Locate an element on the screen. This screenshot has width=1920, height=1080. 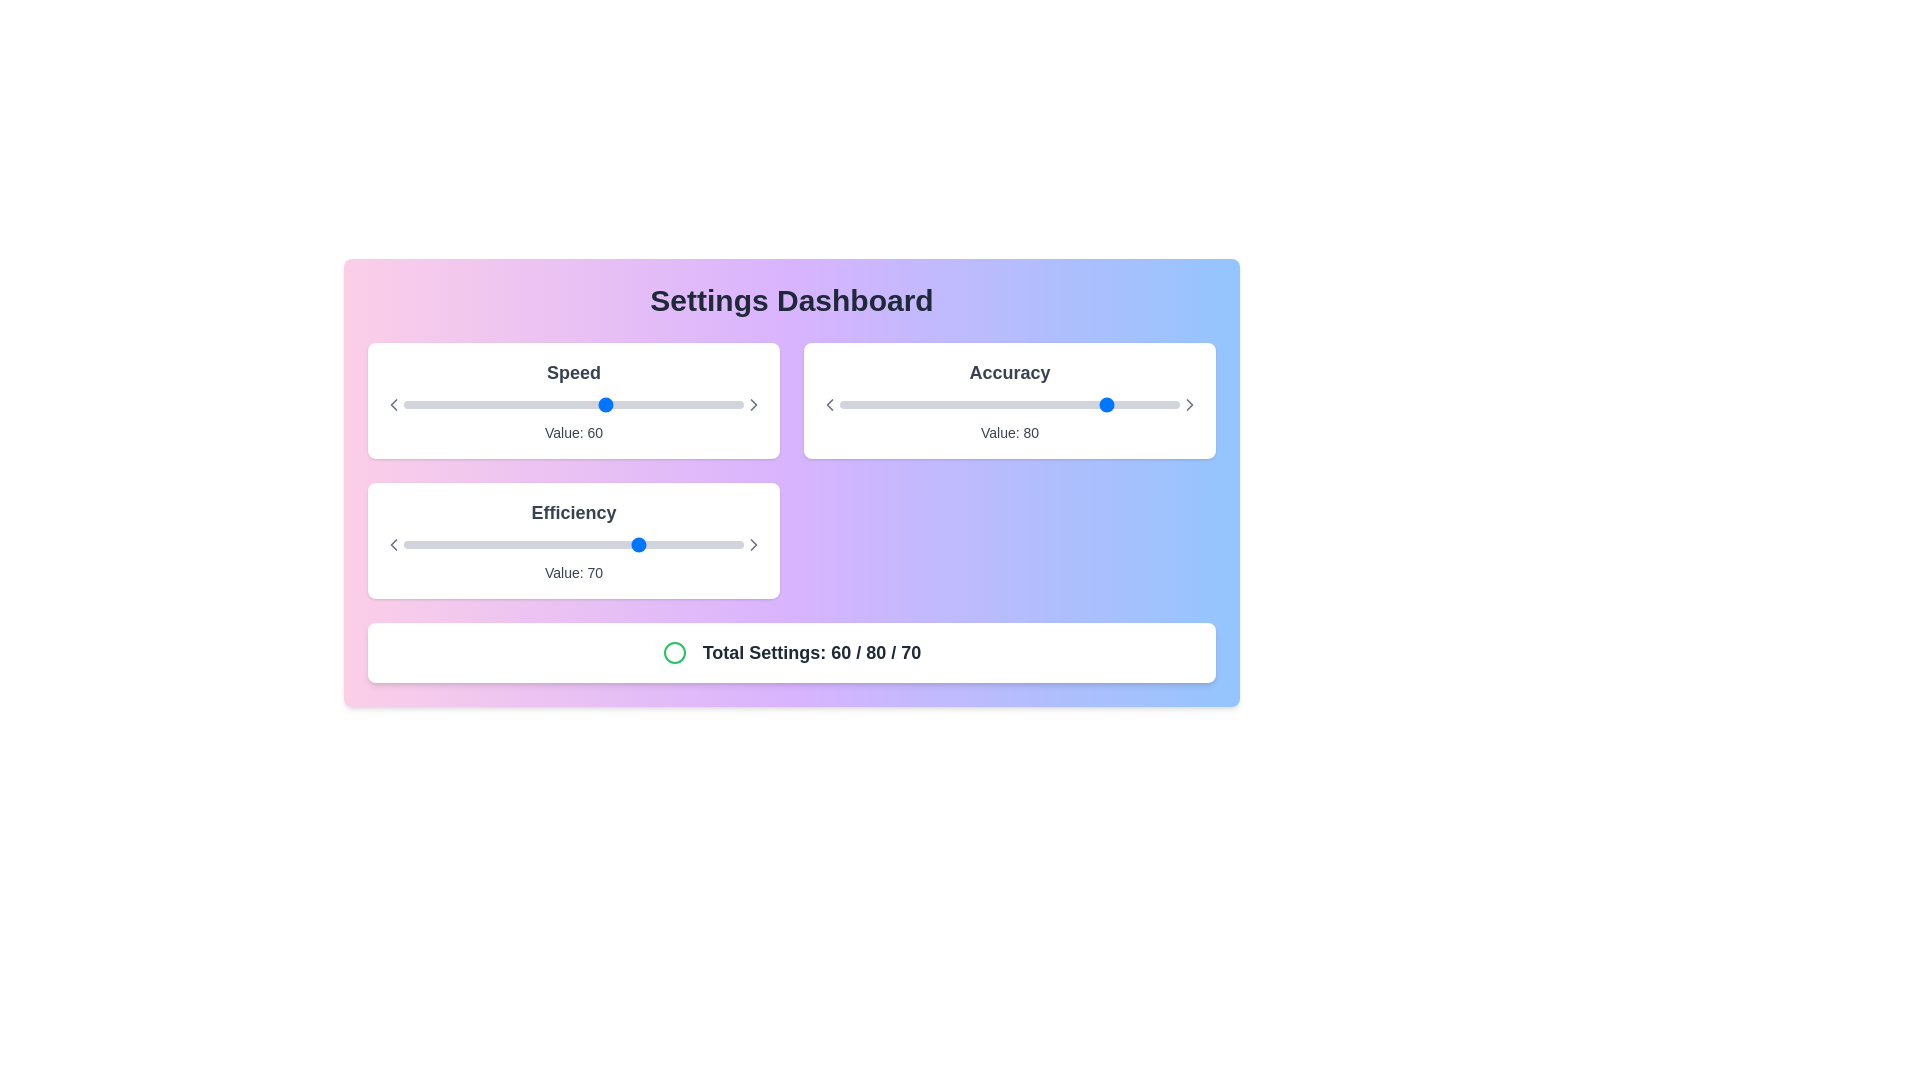
efficiency is located at coordinates (546, 544).